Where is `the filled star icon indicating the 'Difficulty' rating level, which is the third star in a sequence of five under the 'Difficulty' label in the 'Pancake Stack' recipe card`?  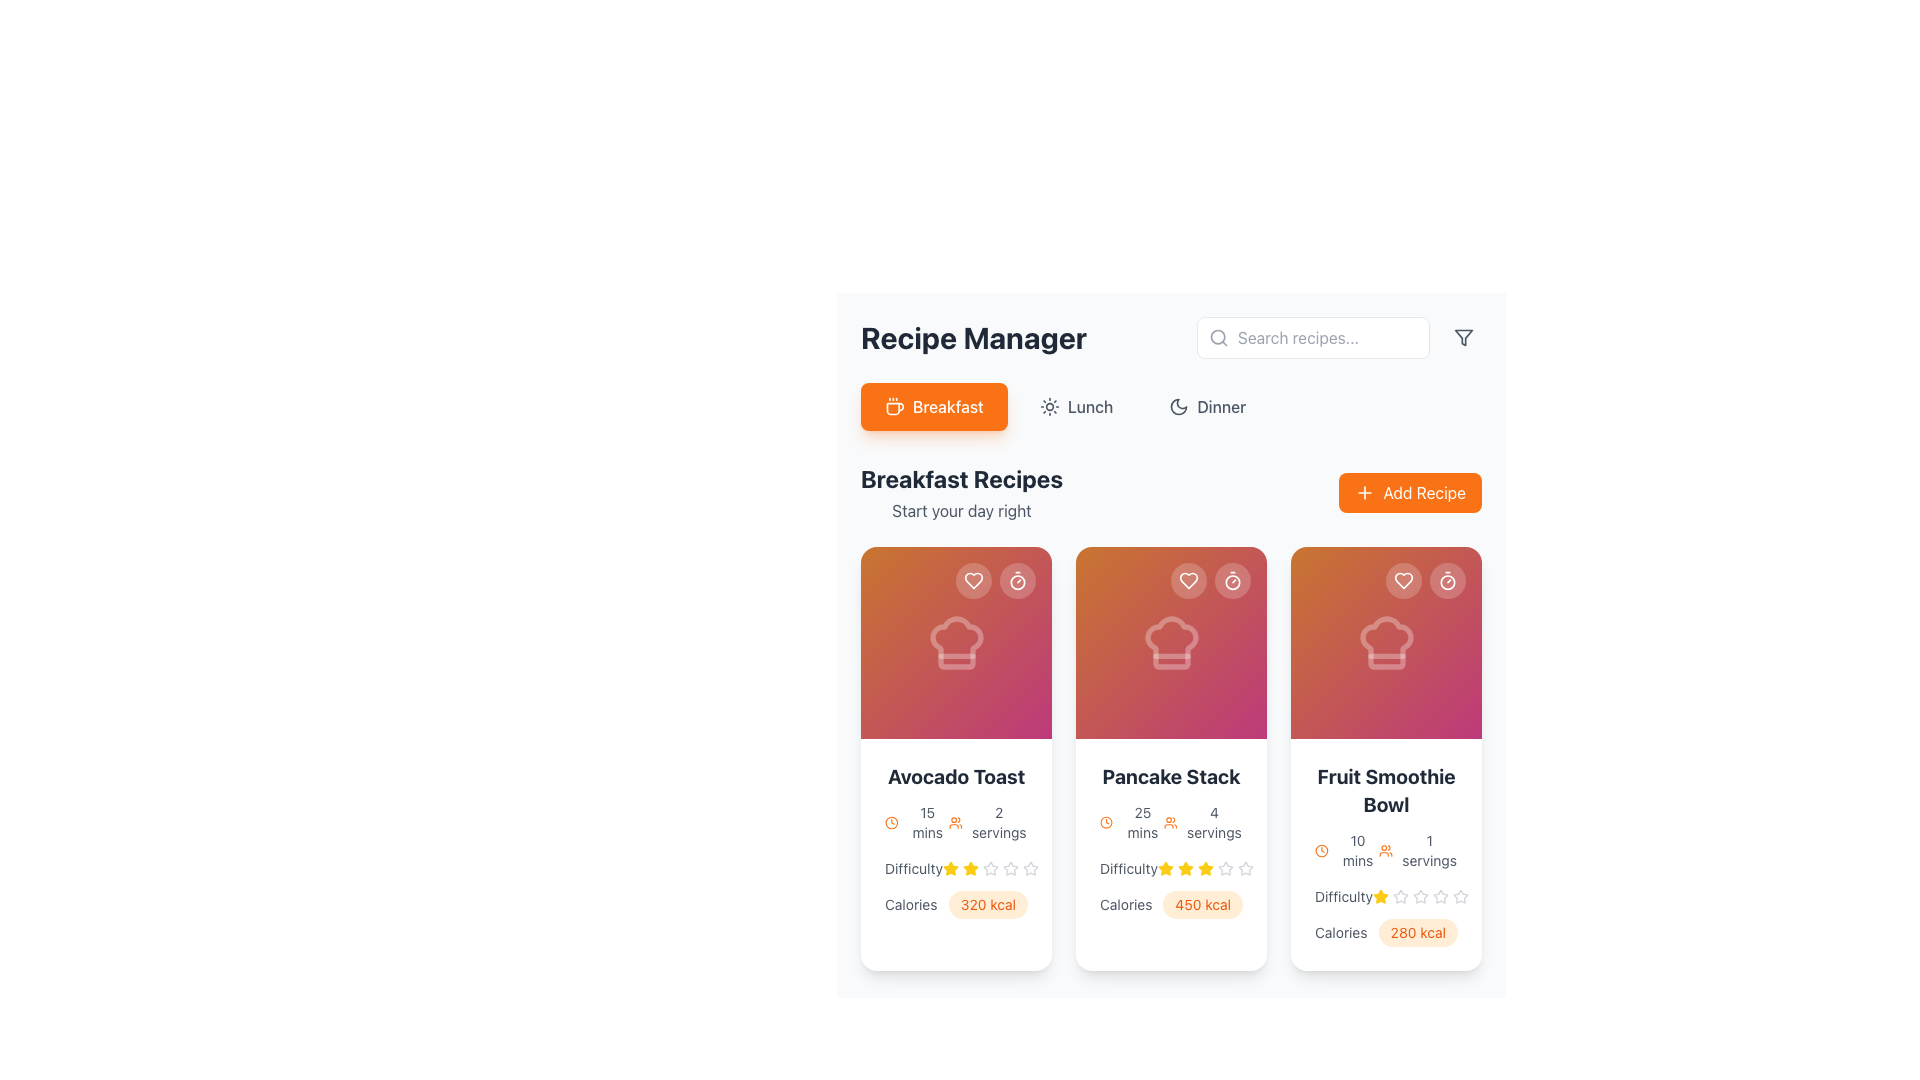 the filled star icon indicating the 'Difficulty' rating level, which is the third star in a sequence of five under the 'Difficulty' label in the 'Pancake Stack' recipe card is located at coordinates (1185, 867).